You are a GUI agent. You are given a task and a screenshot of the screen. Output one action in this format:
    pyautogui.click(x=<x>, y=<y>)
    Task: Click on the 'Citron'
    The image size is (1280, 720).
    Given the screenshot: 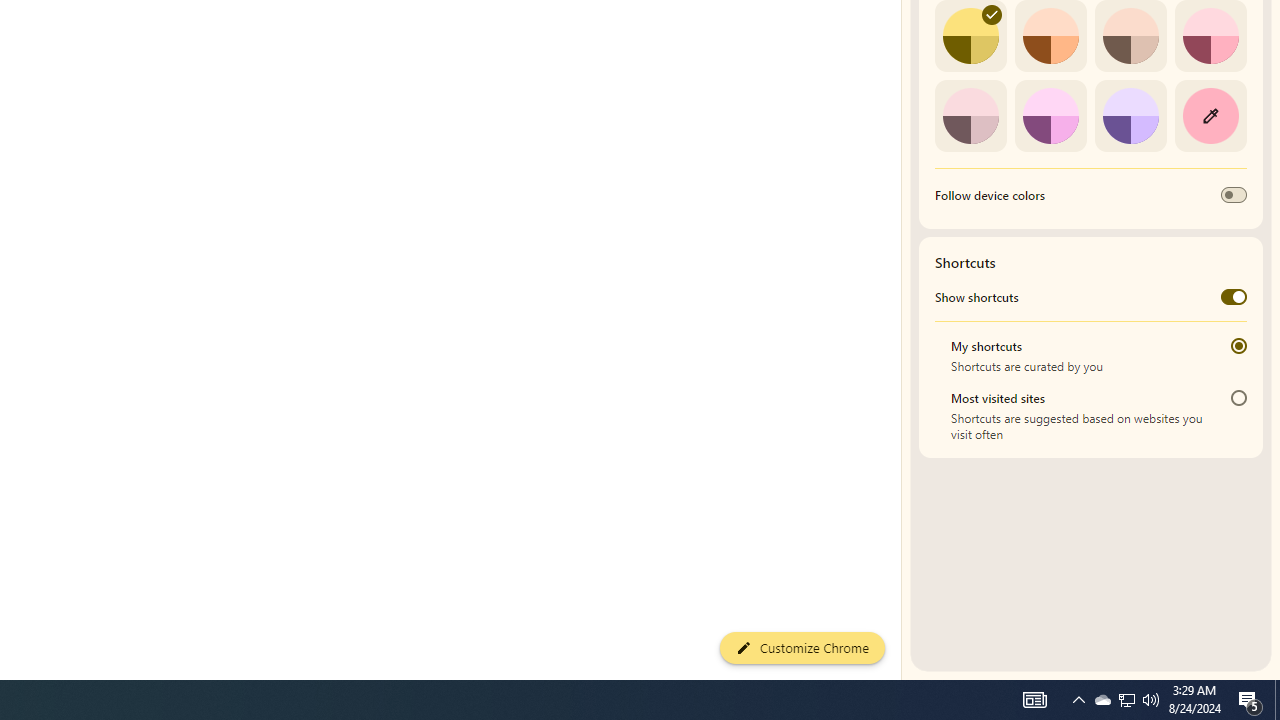 What is the action you would take?
    pyautogui.click(x=970, y=36)
    